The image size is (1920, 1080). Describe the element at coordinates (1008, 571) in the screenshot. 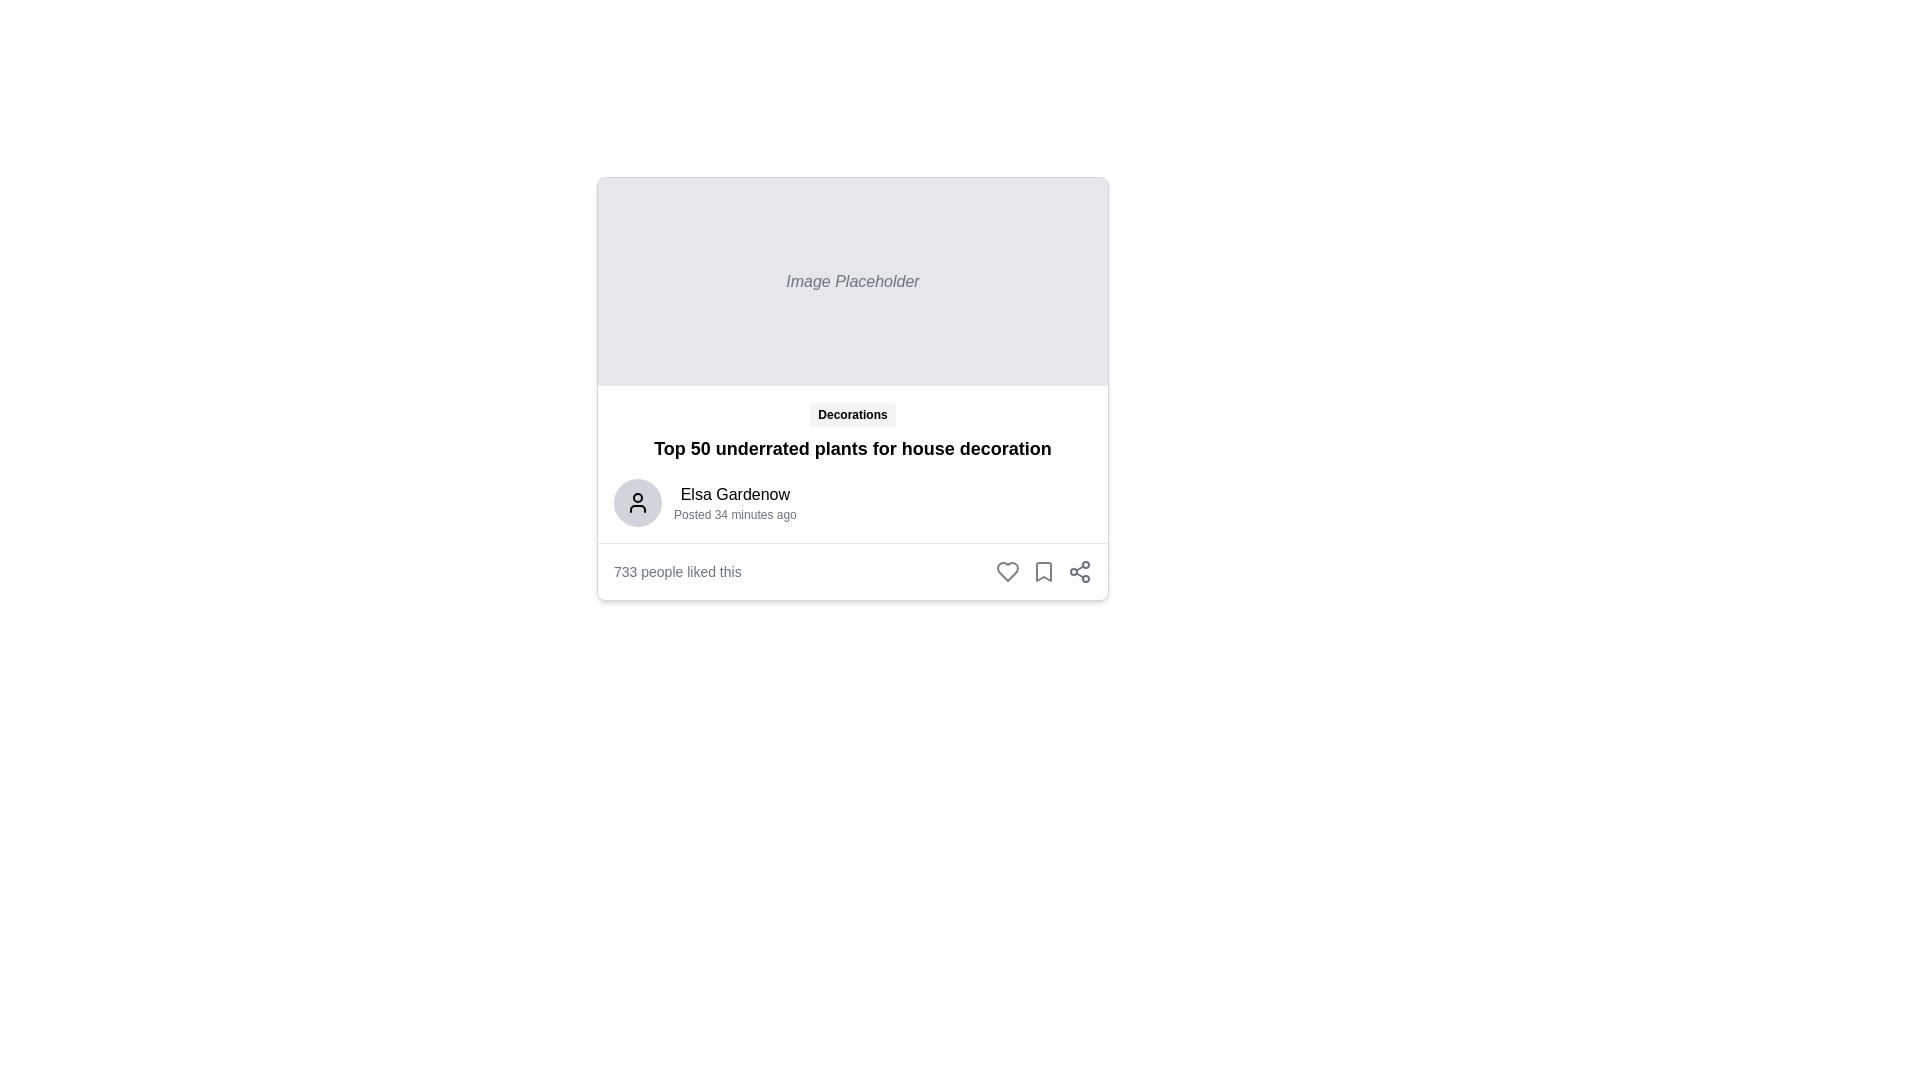

I see `the 'like' button located in the bottom-right corner of the content card` at that location.